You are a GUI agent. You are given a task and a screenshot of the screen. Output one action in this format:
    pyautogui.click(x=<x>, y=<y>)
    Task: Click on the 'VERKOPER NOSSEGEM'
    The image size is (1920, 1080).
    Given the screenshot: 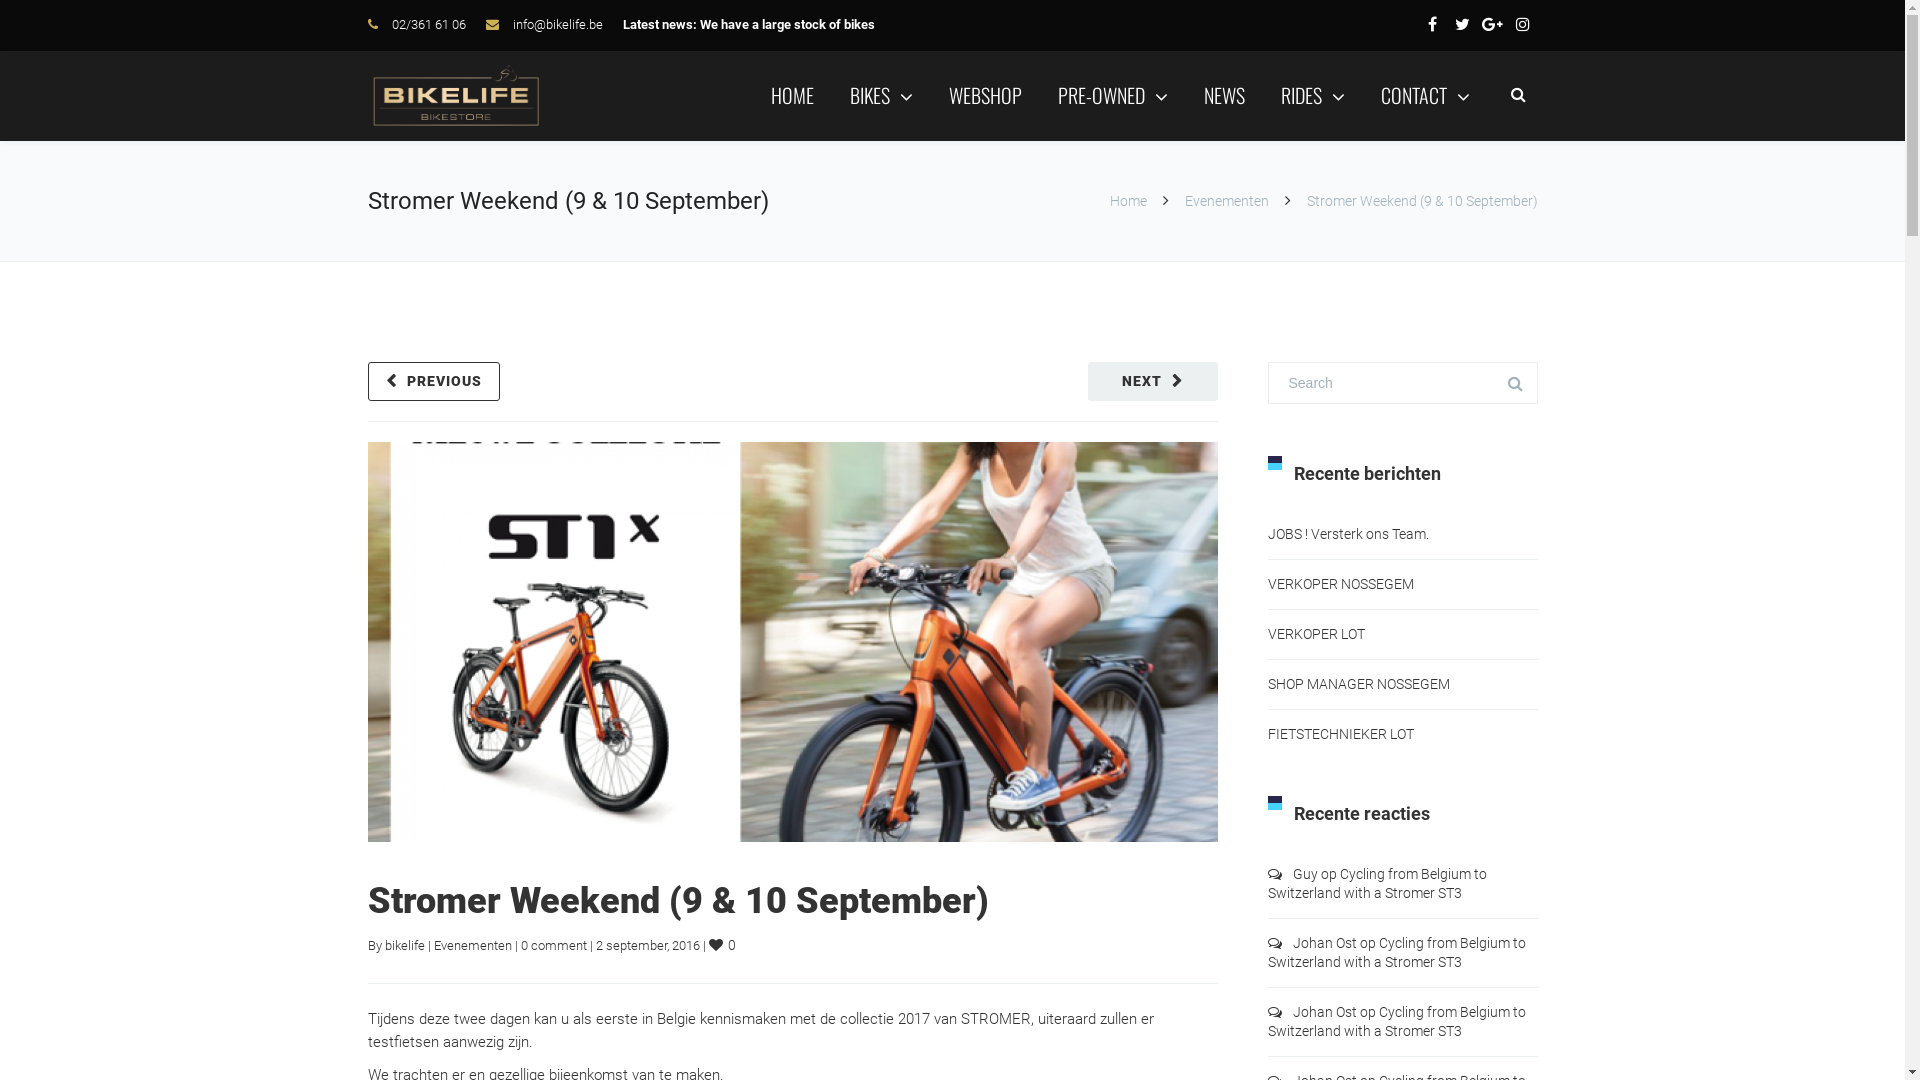 What is the action you would take?
    pyautogui.click(x=1266, y=583)
    